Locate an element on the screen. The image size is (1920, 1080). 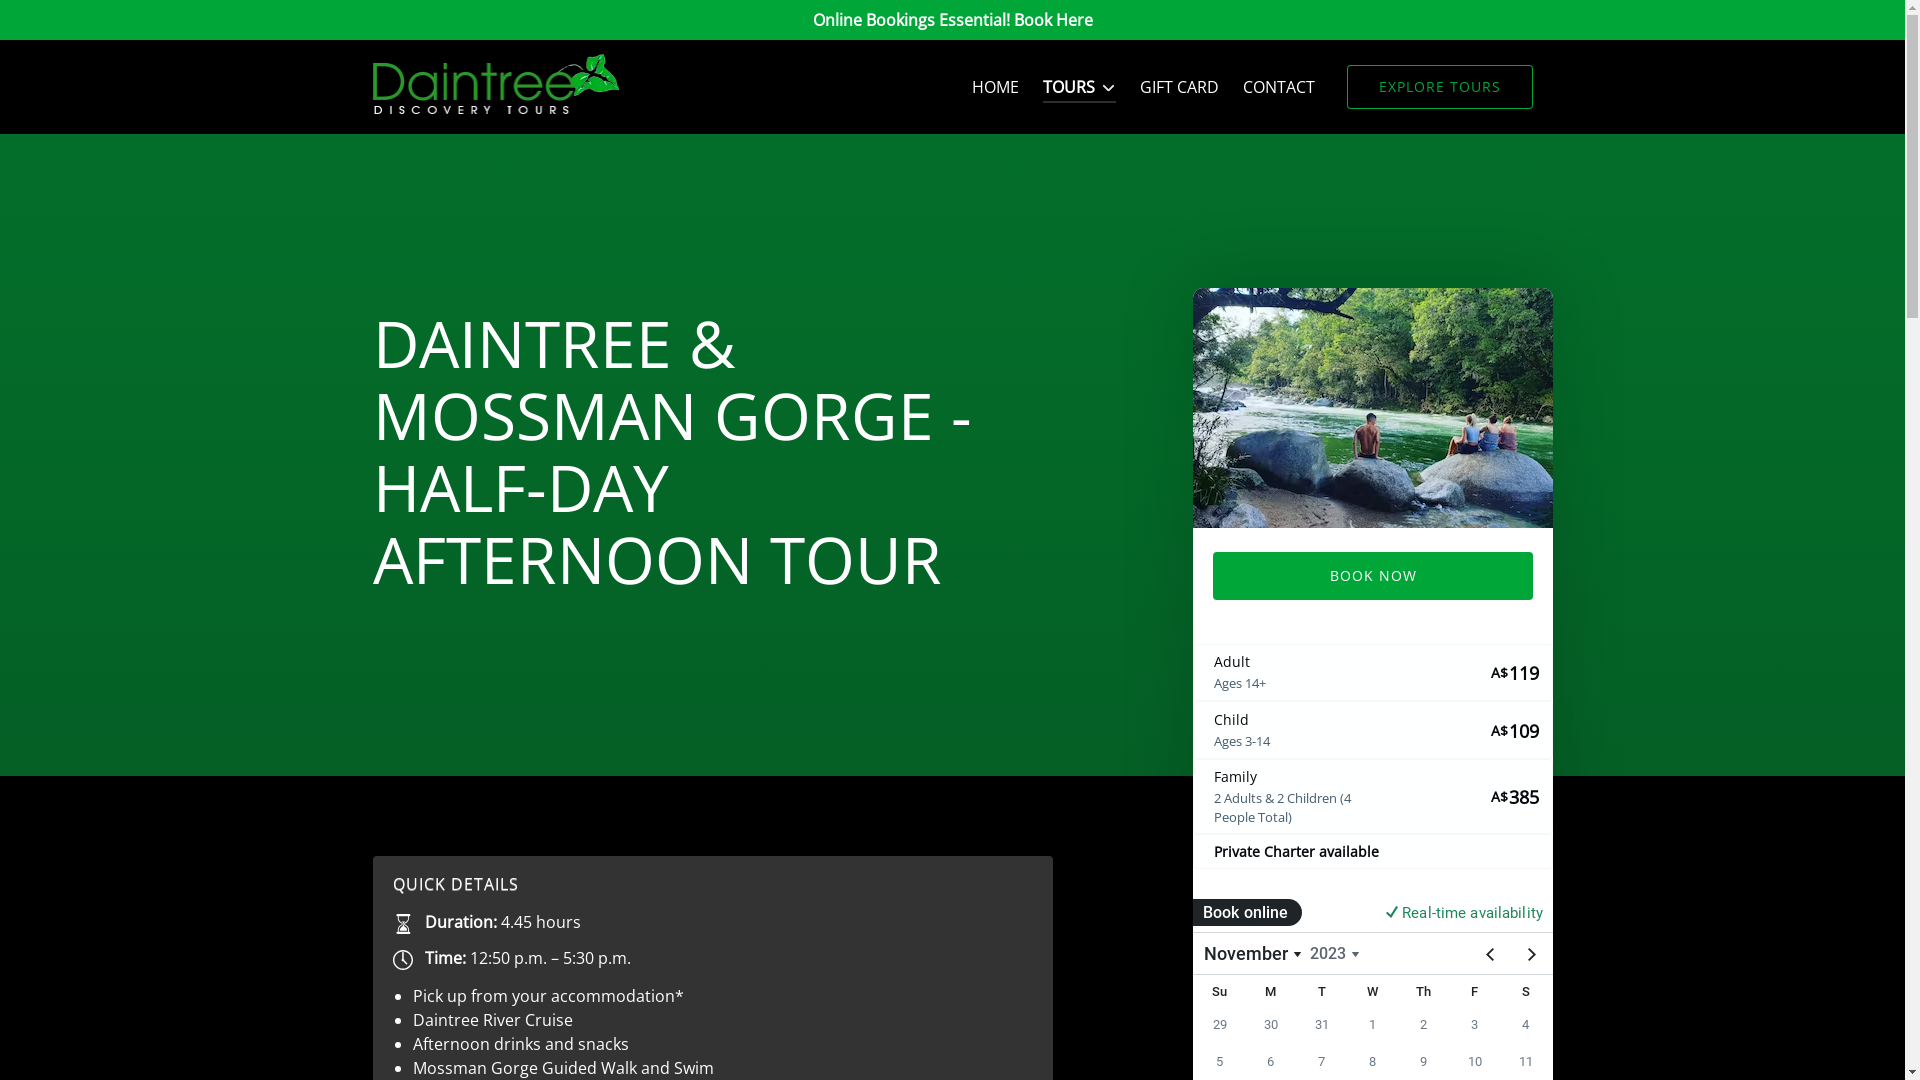
'TOURS' is located at coordinates (1031, 86).